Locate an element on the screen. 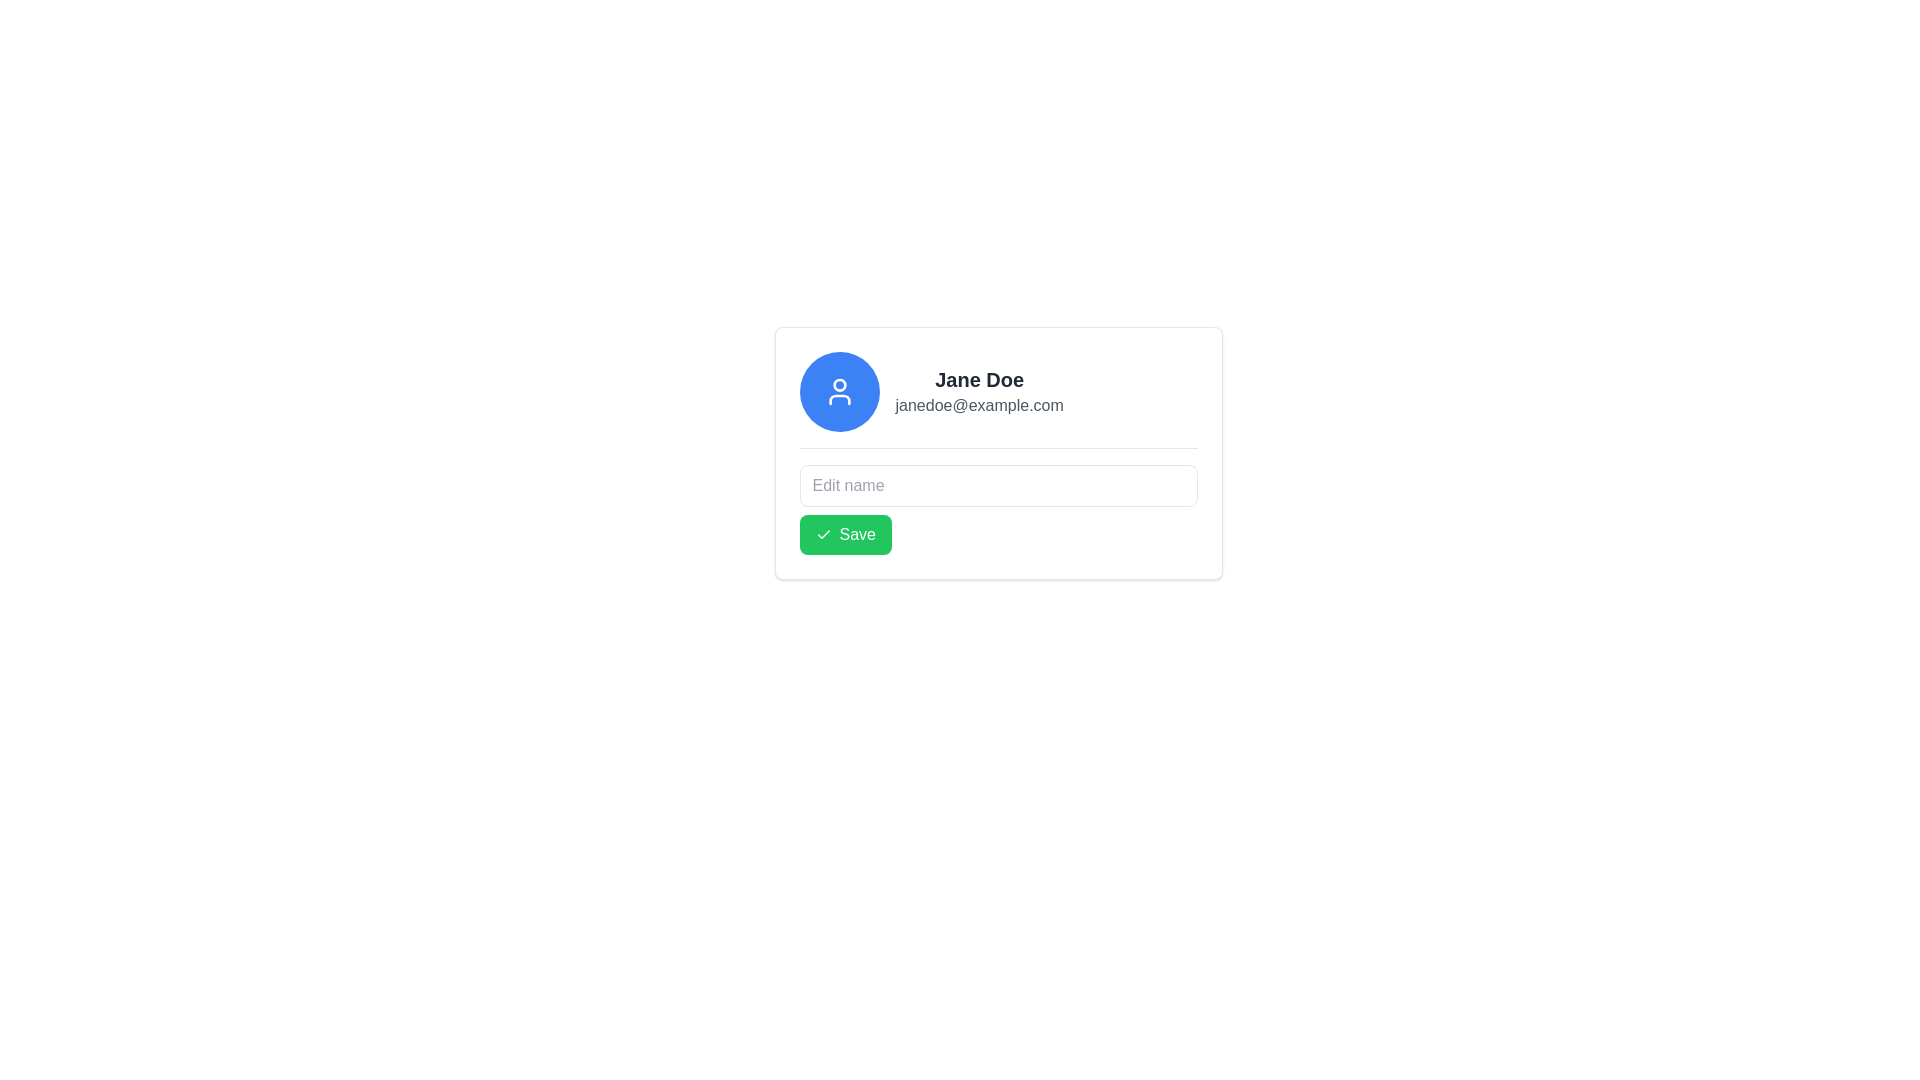 The image size is (1920, 1080). the Information Display Section containing the blue circular user profile icon, the name 'Jane Doe' in bold, and the email 'janedoe@example.com' below it is located at coordinates (998, 392).